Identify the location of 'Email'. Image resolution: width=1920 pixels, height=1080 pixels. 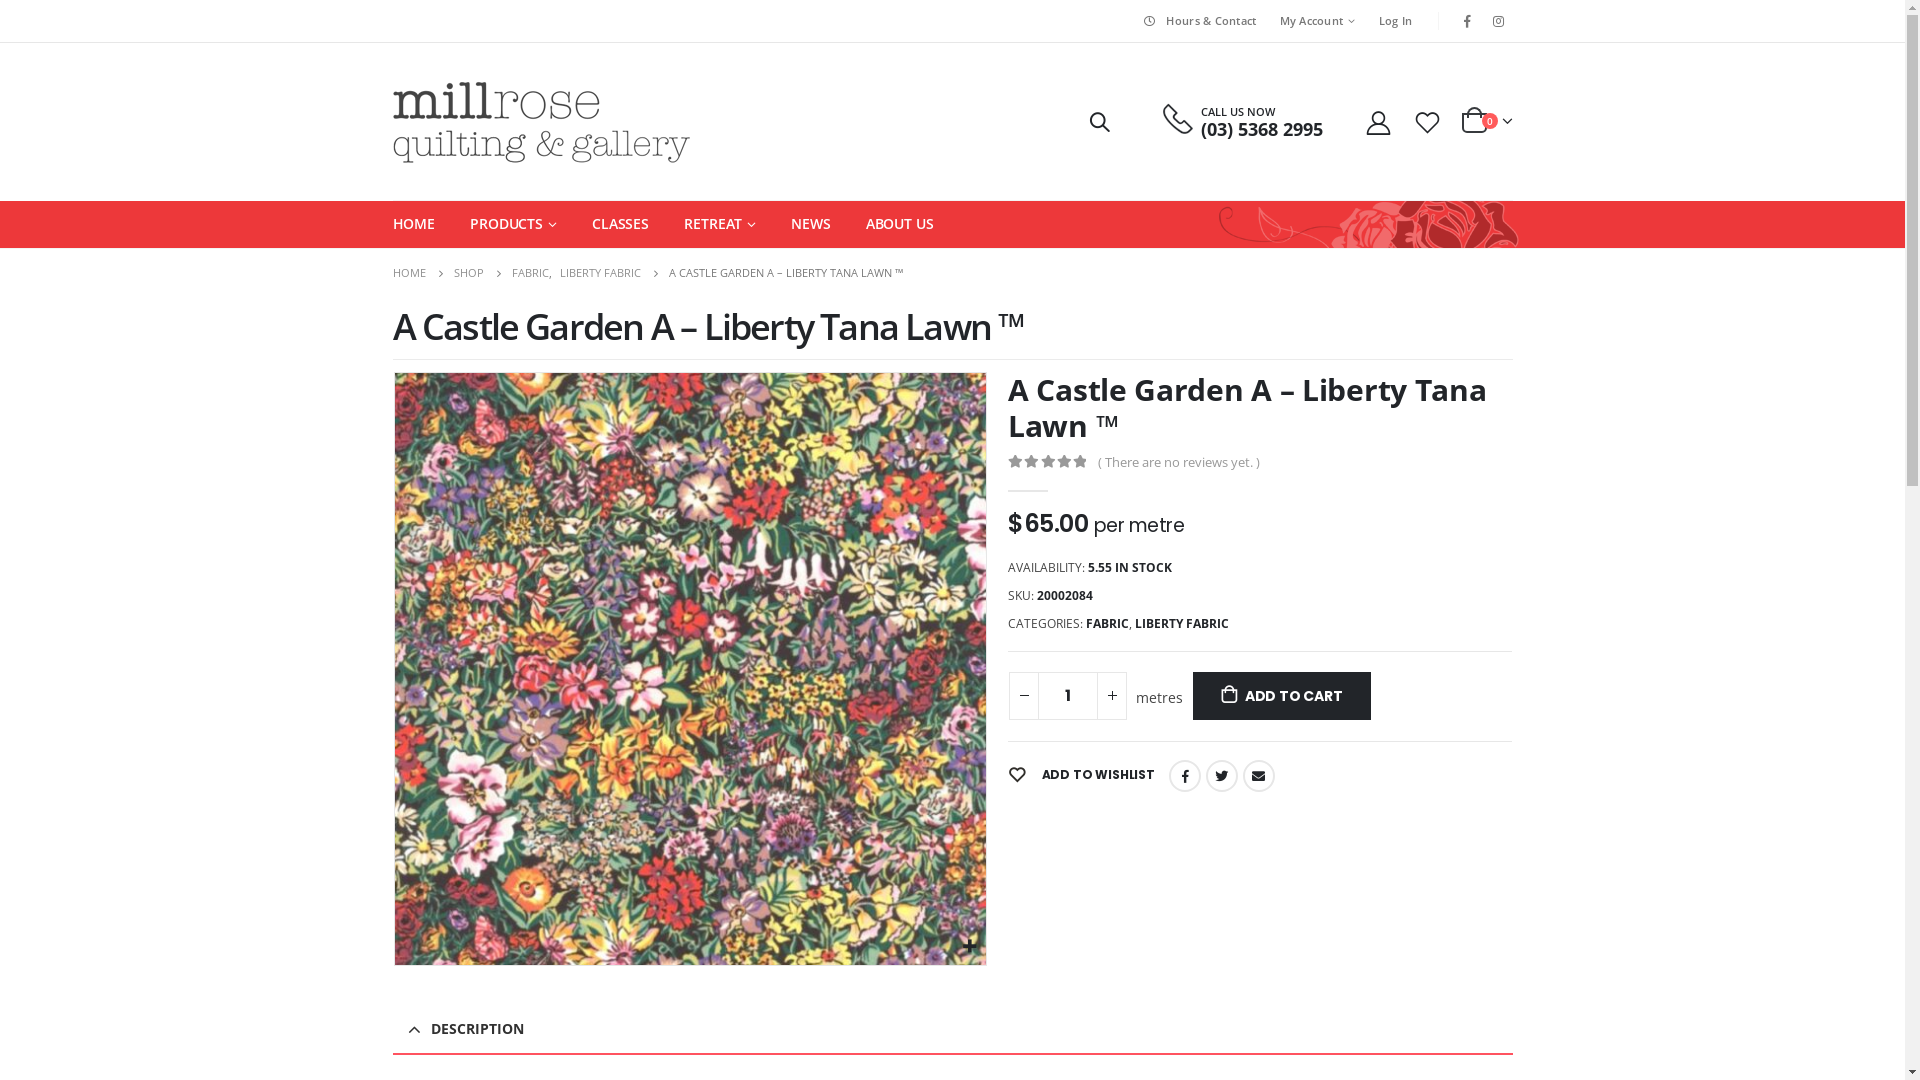
(1257, 774).